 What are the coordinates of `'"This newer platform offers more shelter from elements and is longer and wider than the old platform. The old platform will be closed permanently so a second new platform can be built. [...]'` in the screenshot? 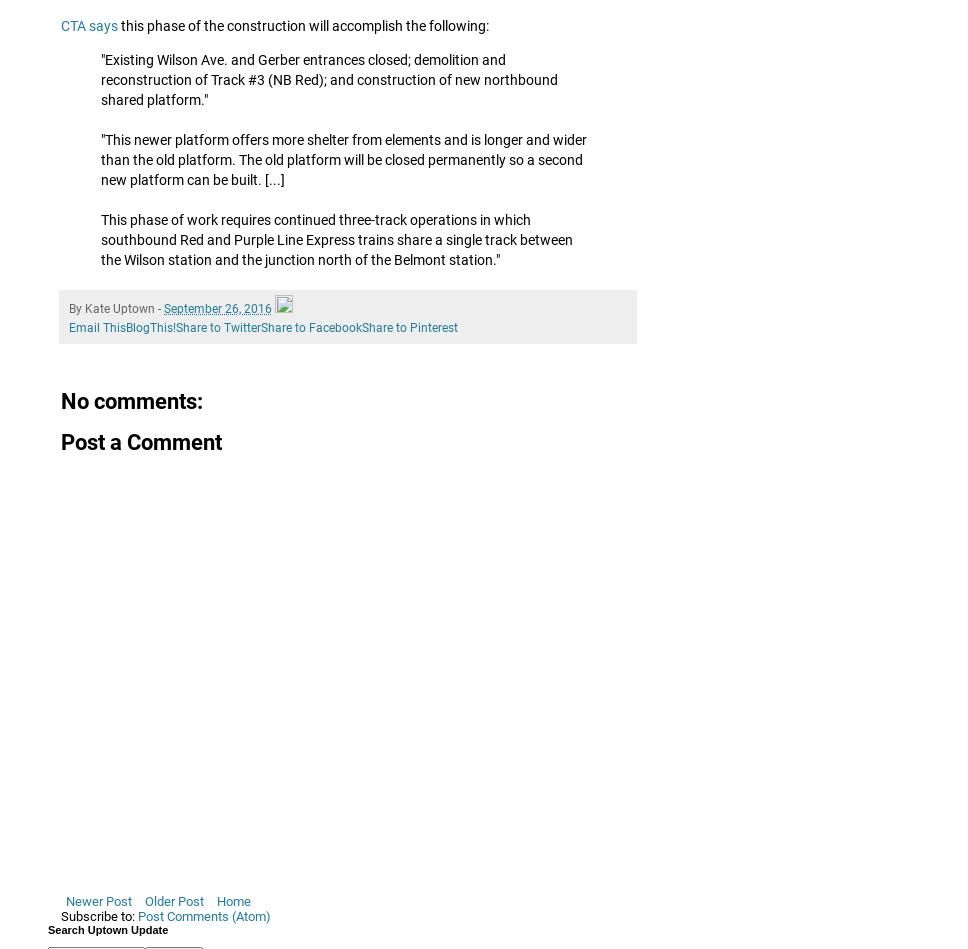 It's located at (100, 158).